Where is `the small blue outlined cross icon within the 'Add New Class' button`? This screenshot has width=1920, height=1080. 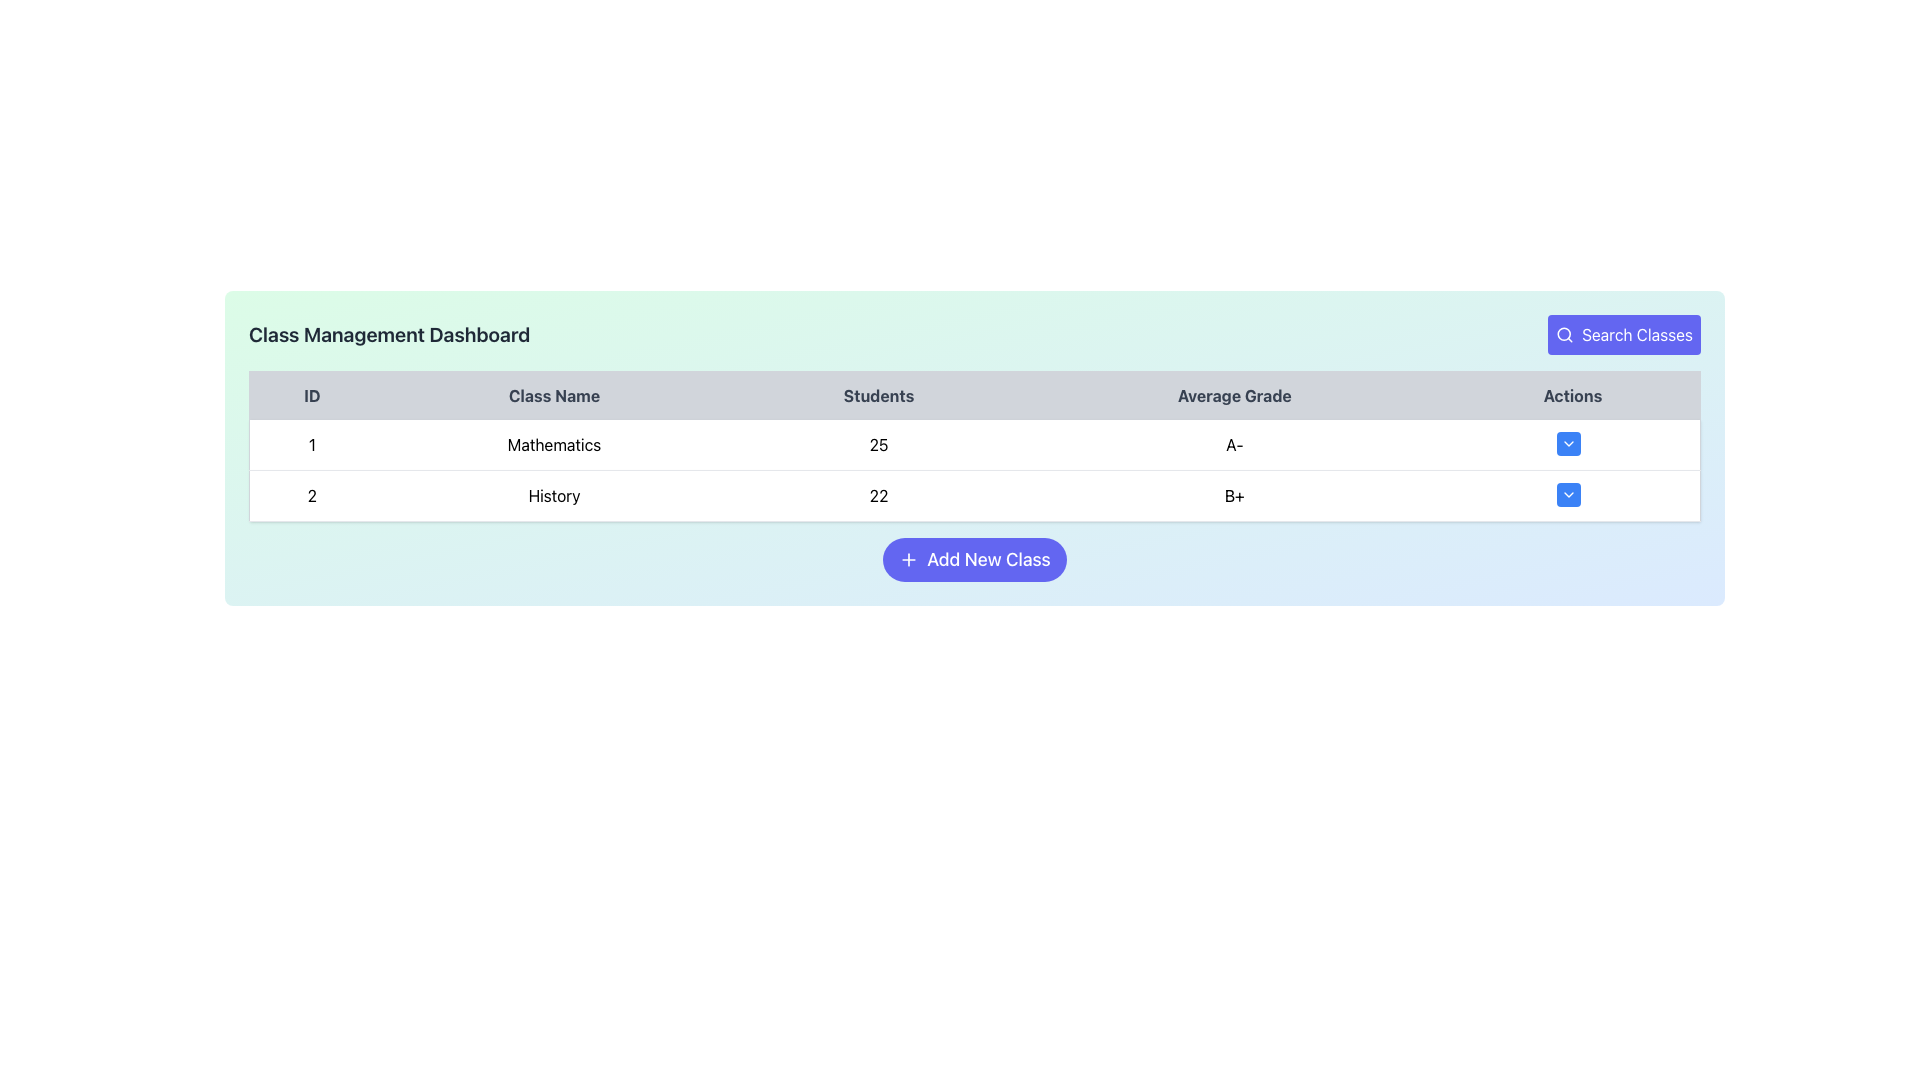
the small blue outlined cross icon within the 'Add New Class' button is located at coordinates (907, 559).